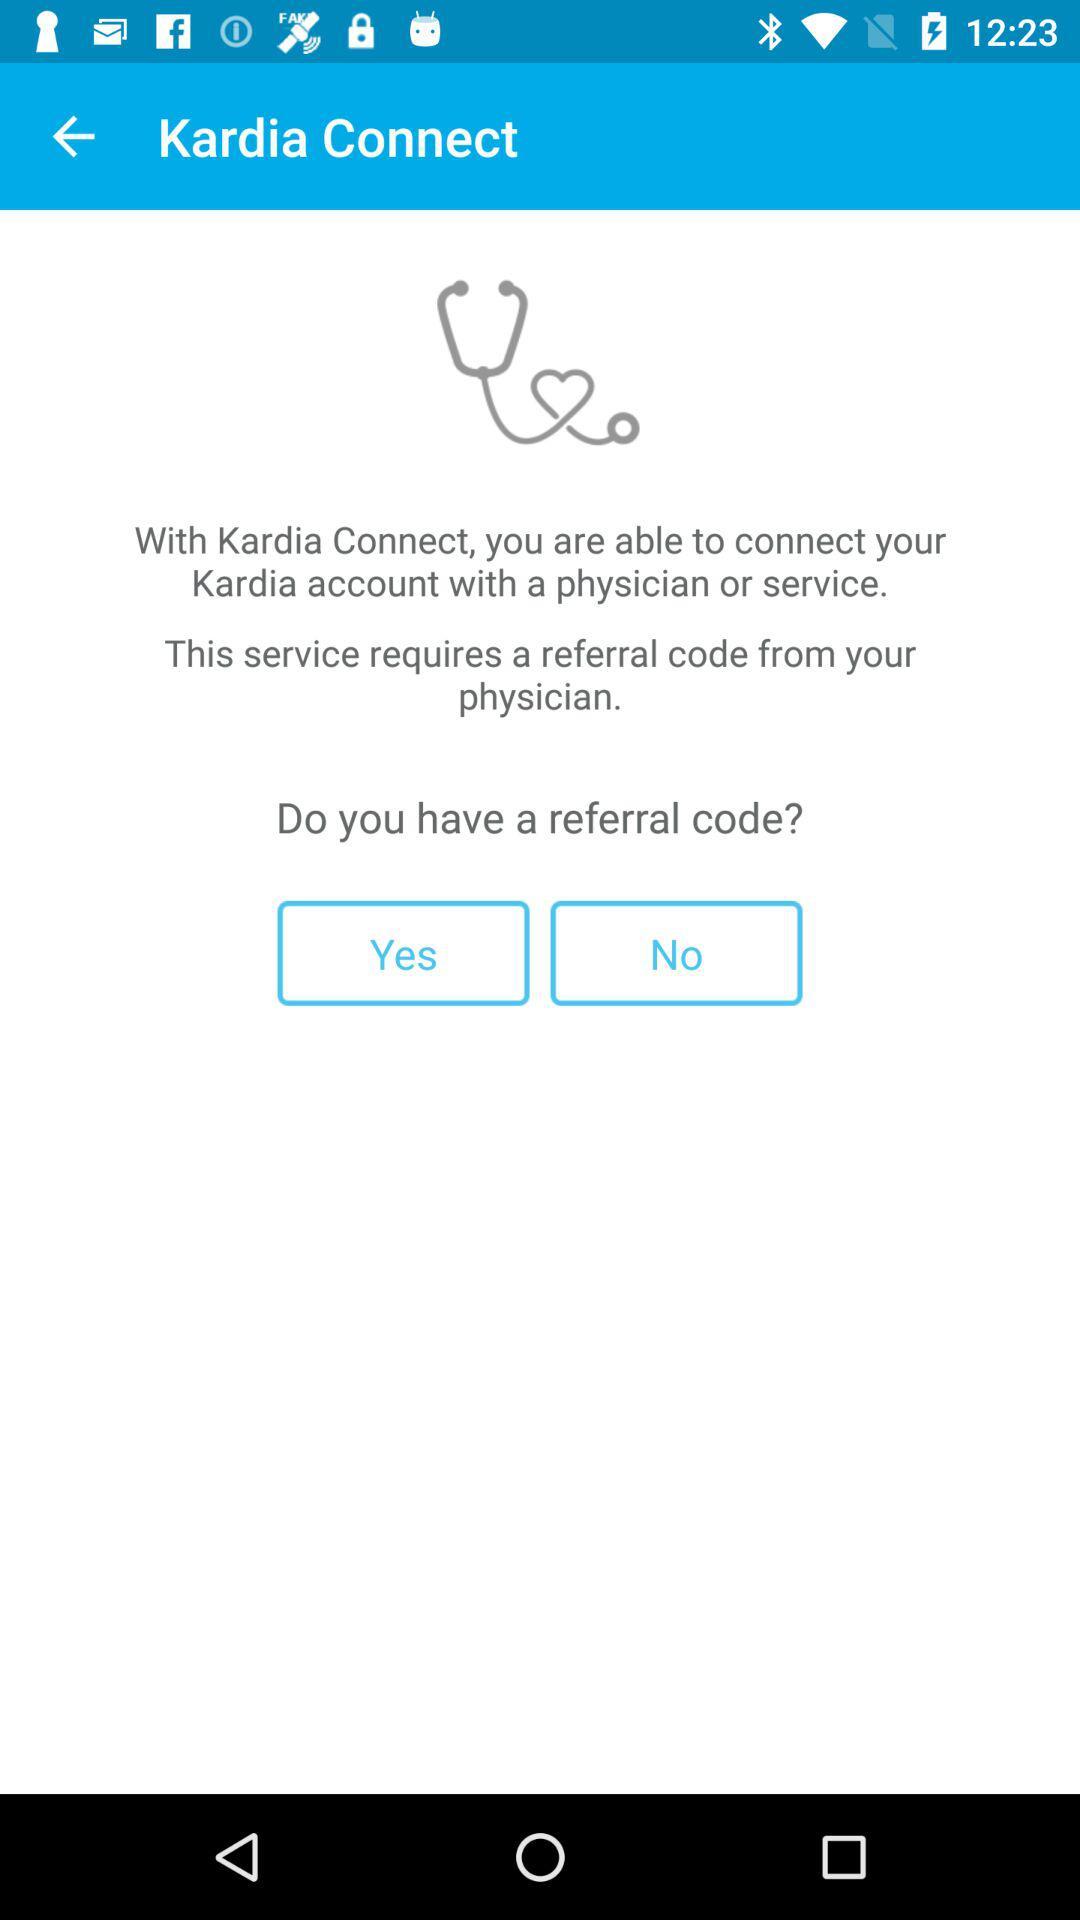 This screenshot has width=1080, height=1920. What do you see at coordinates (403, 952) in the screenshot?
I see `the icon below do you have icon` at bounding box center [403, 952].